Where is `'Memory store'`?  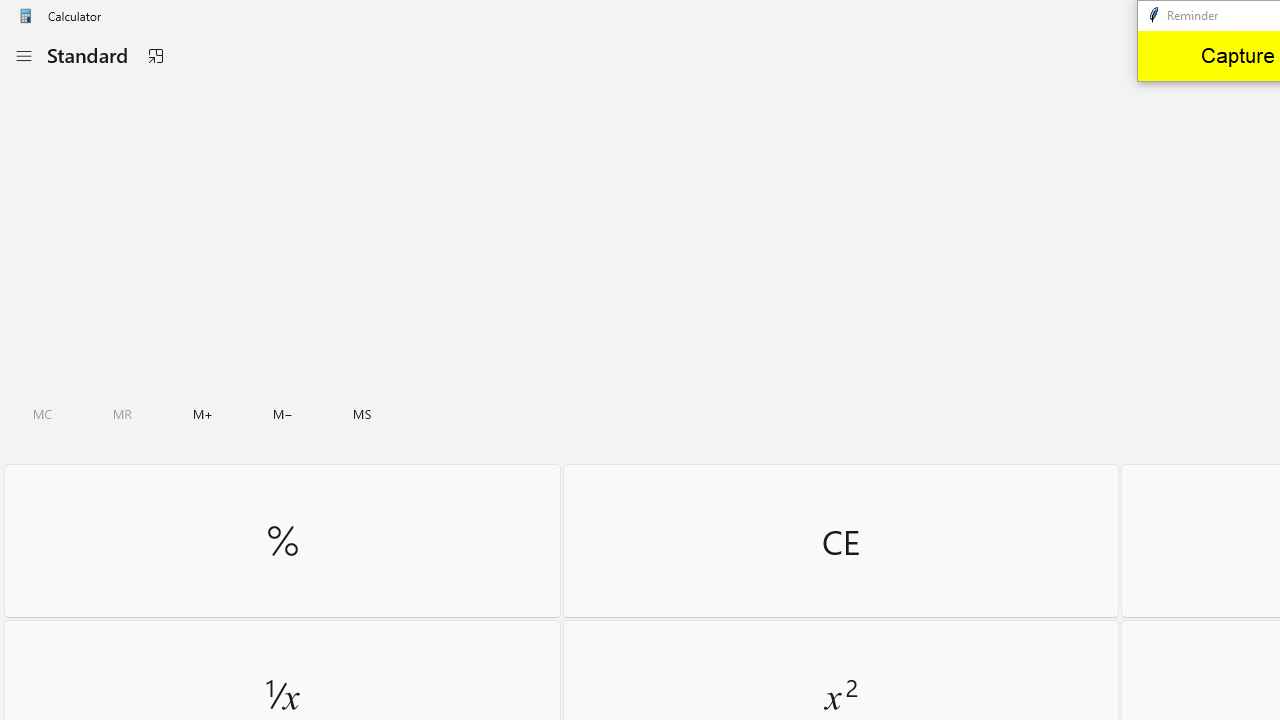
'Memory store' is located at coordinates (362, 413).